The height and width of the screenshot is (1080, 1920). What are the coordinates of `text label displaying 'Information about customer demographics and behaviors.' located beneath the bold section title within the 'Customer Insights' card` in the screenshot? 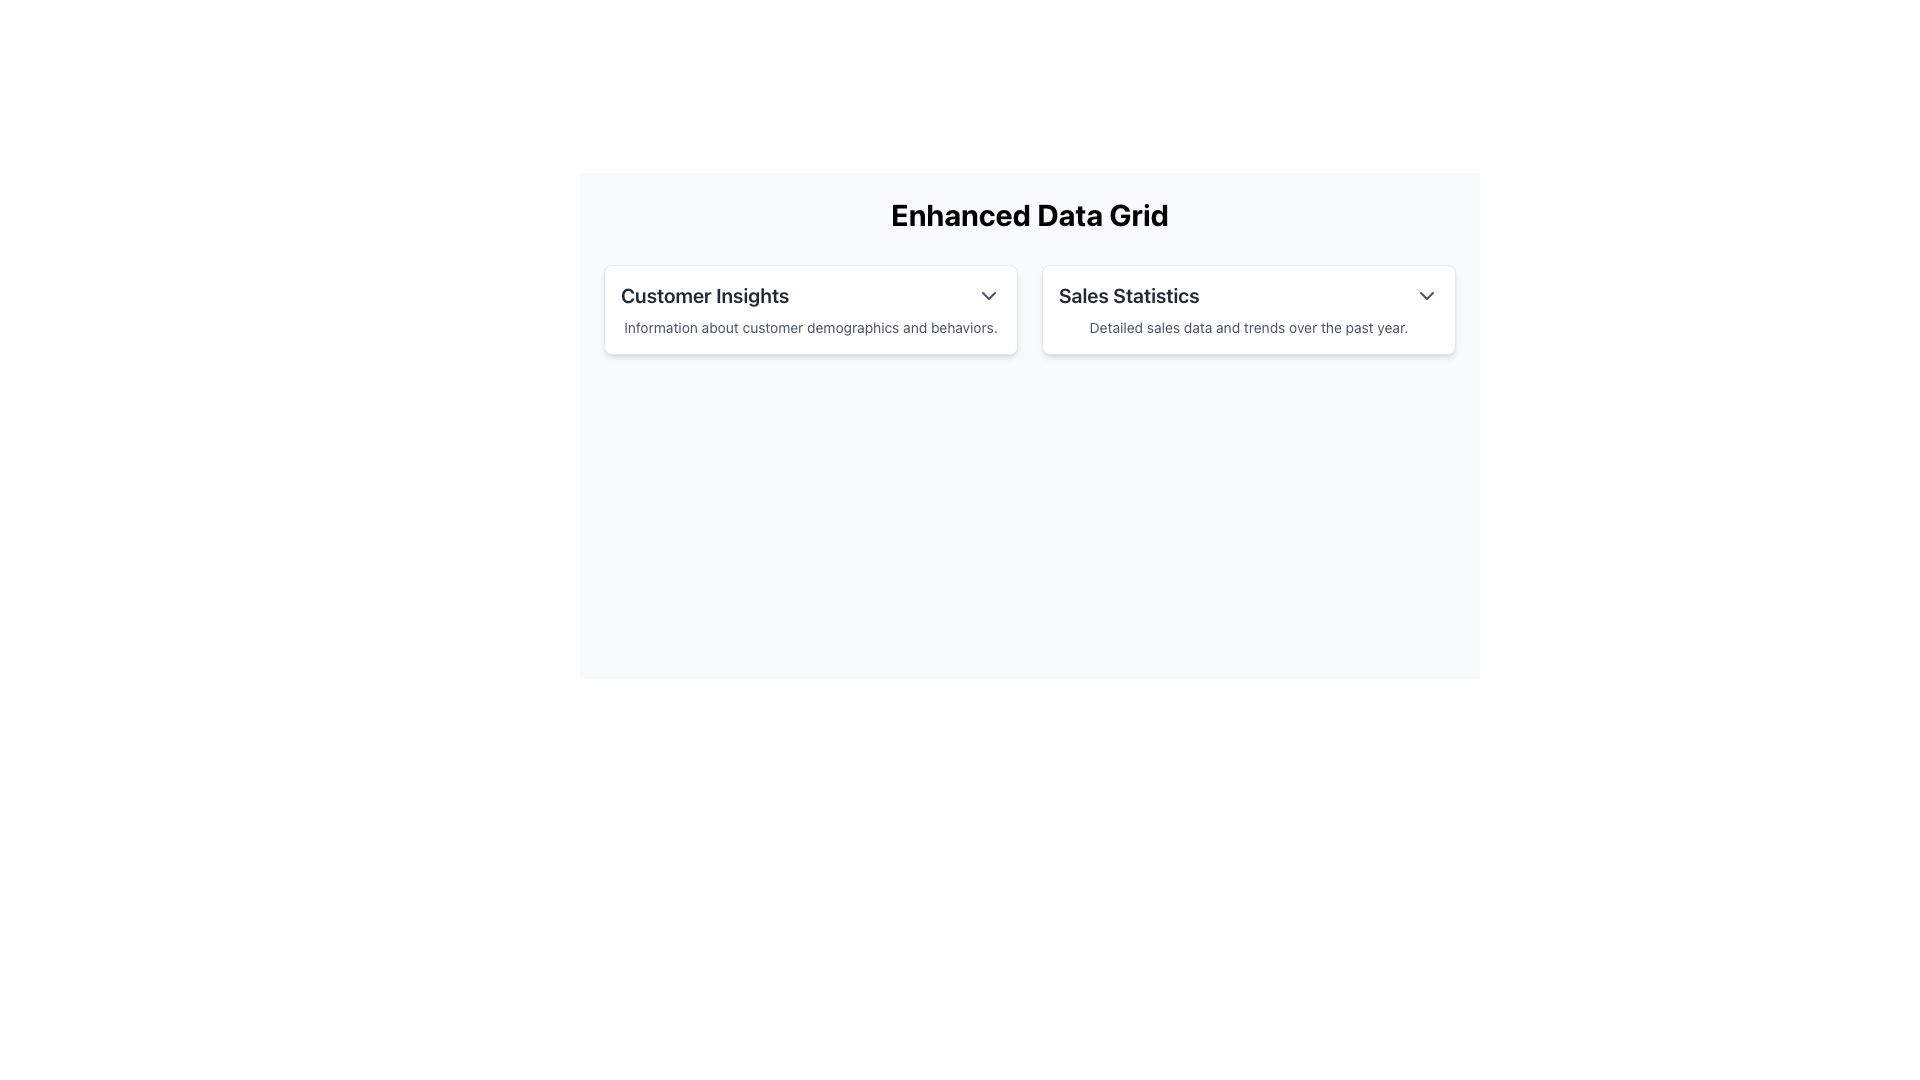 It's located at (811, 326).